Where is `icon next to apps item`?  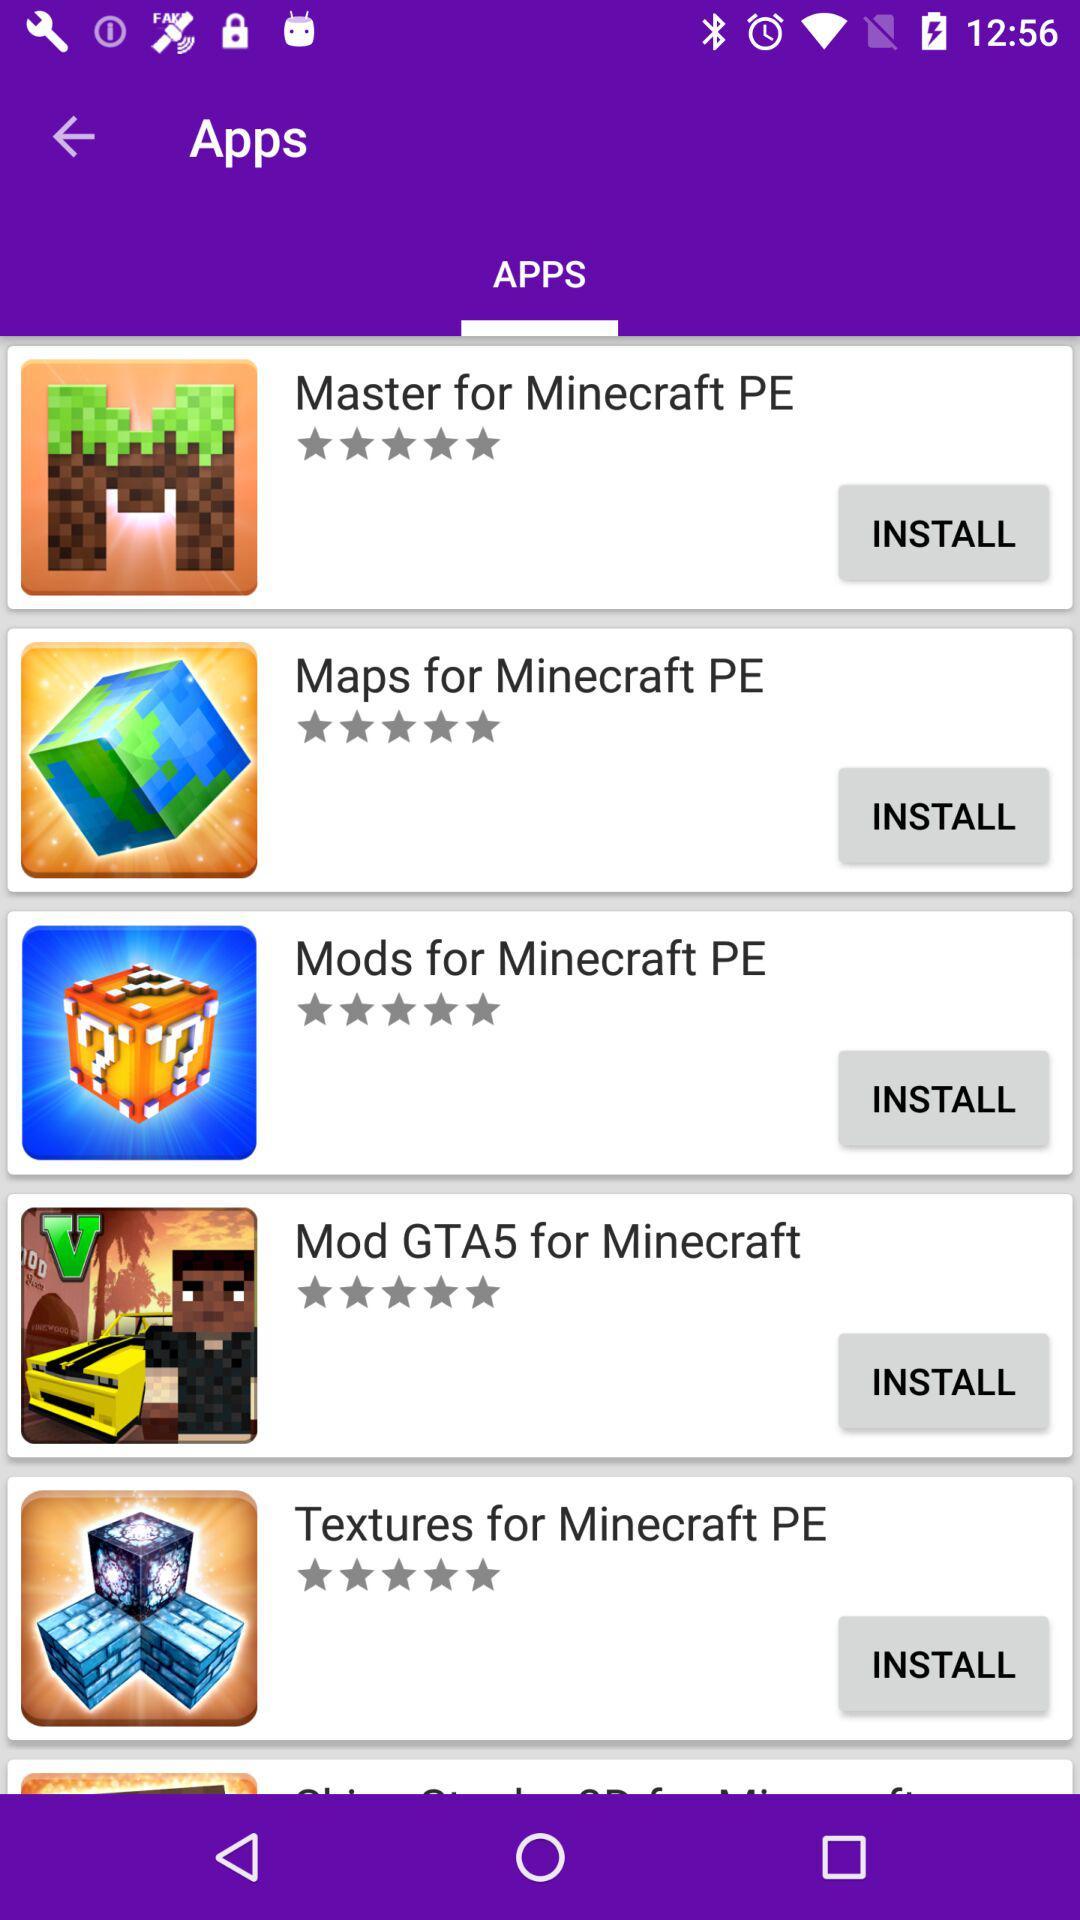 icon next to apps item is located at coordinates (72, 135).